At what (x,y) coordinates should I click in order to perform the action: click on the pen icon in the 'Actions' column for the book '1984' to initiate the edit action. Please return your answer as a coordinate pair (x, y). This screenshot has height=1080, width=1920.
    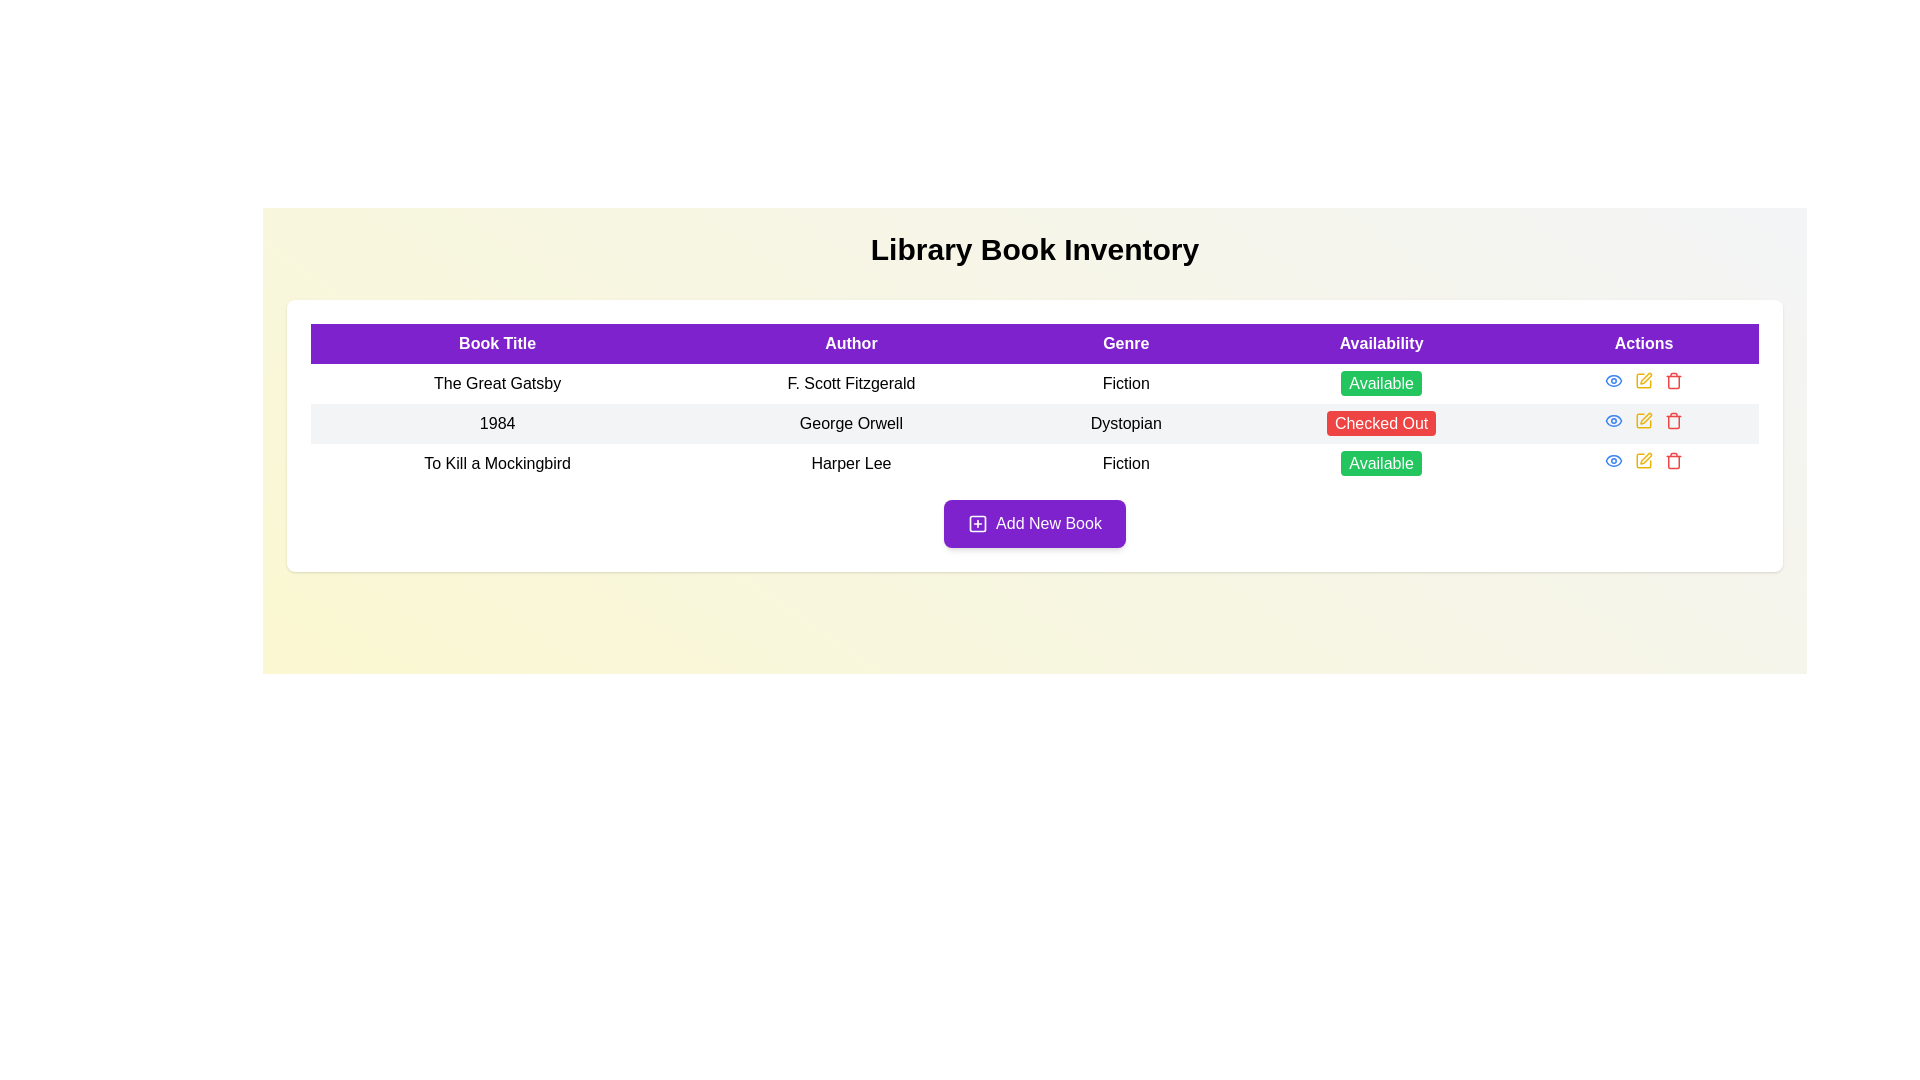
    Looking at the image, I should click on (1646, 417).